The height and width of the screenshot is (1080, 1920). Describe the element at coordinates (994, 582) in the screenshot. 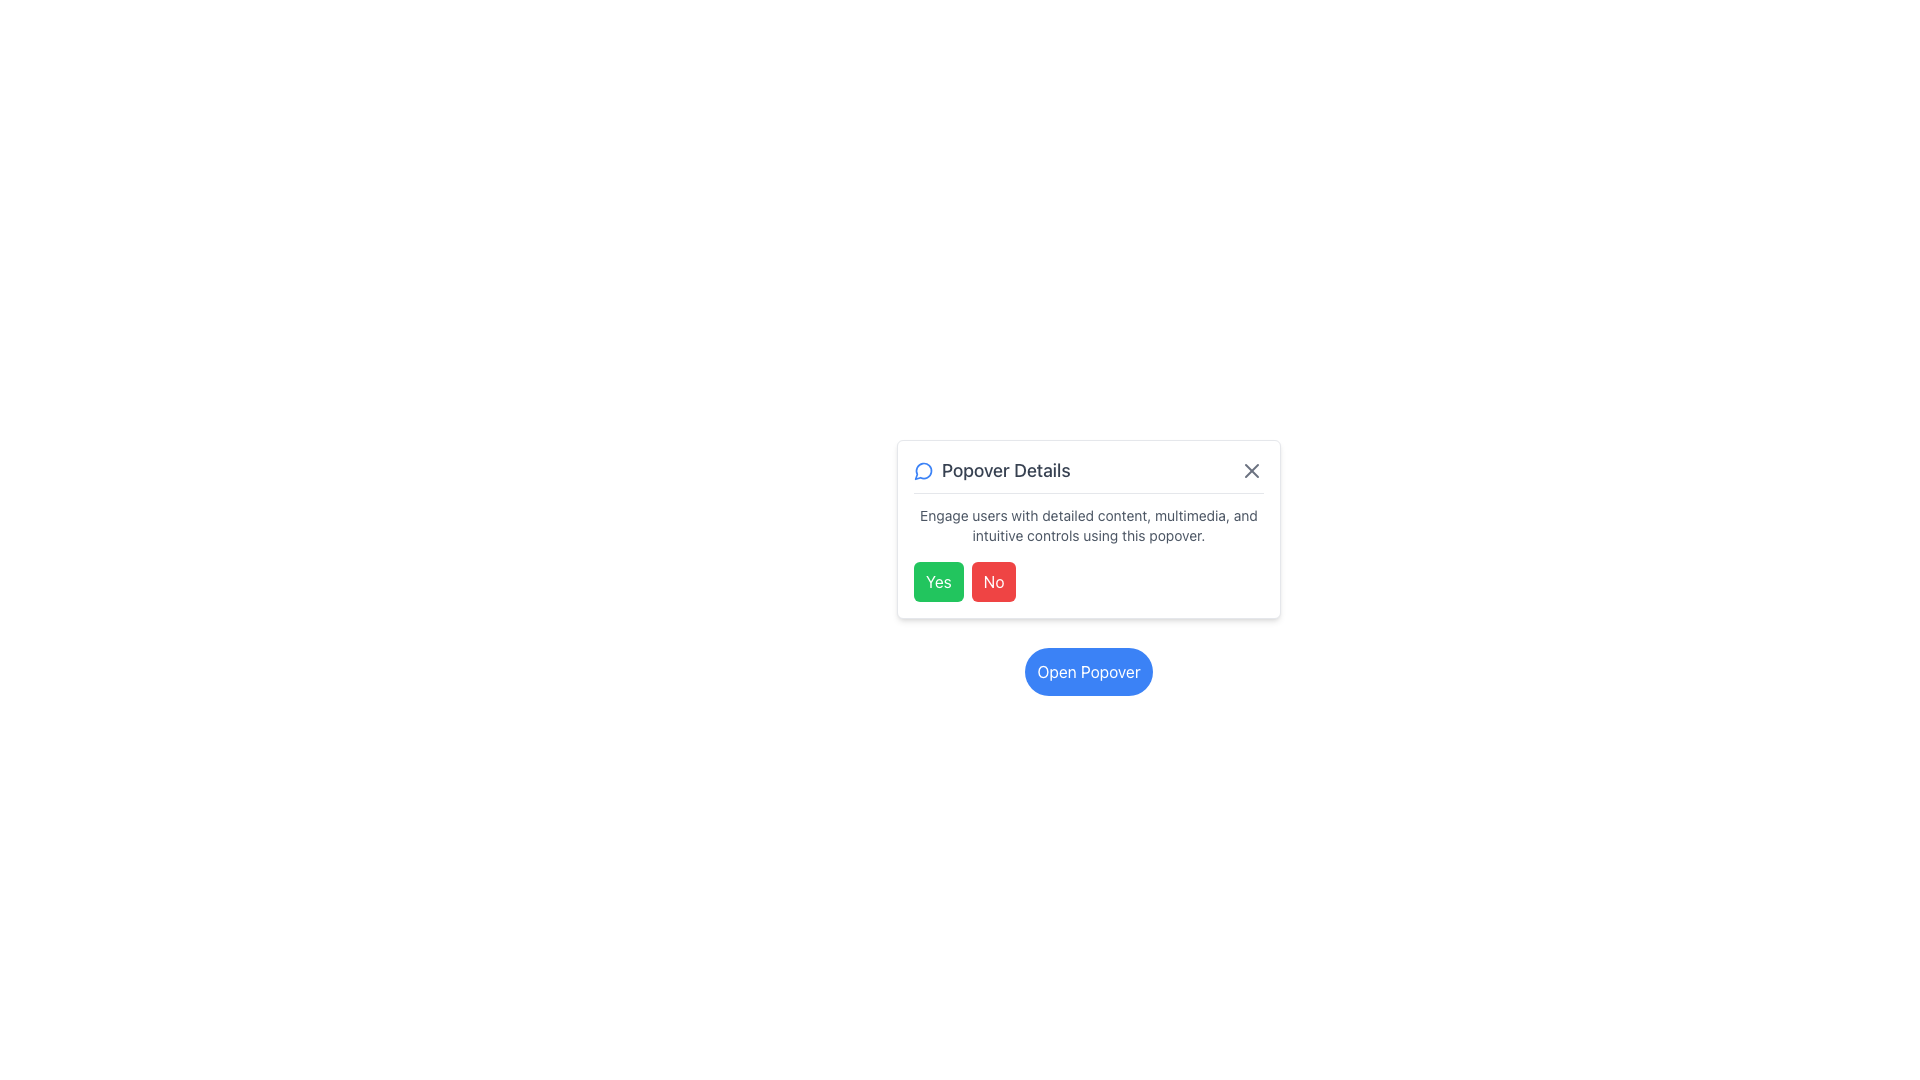

I see `the red button labeled 'No.' to decline, which is the second button positioned to the right of the green button labeled 'Yes.'` at that location.